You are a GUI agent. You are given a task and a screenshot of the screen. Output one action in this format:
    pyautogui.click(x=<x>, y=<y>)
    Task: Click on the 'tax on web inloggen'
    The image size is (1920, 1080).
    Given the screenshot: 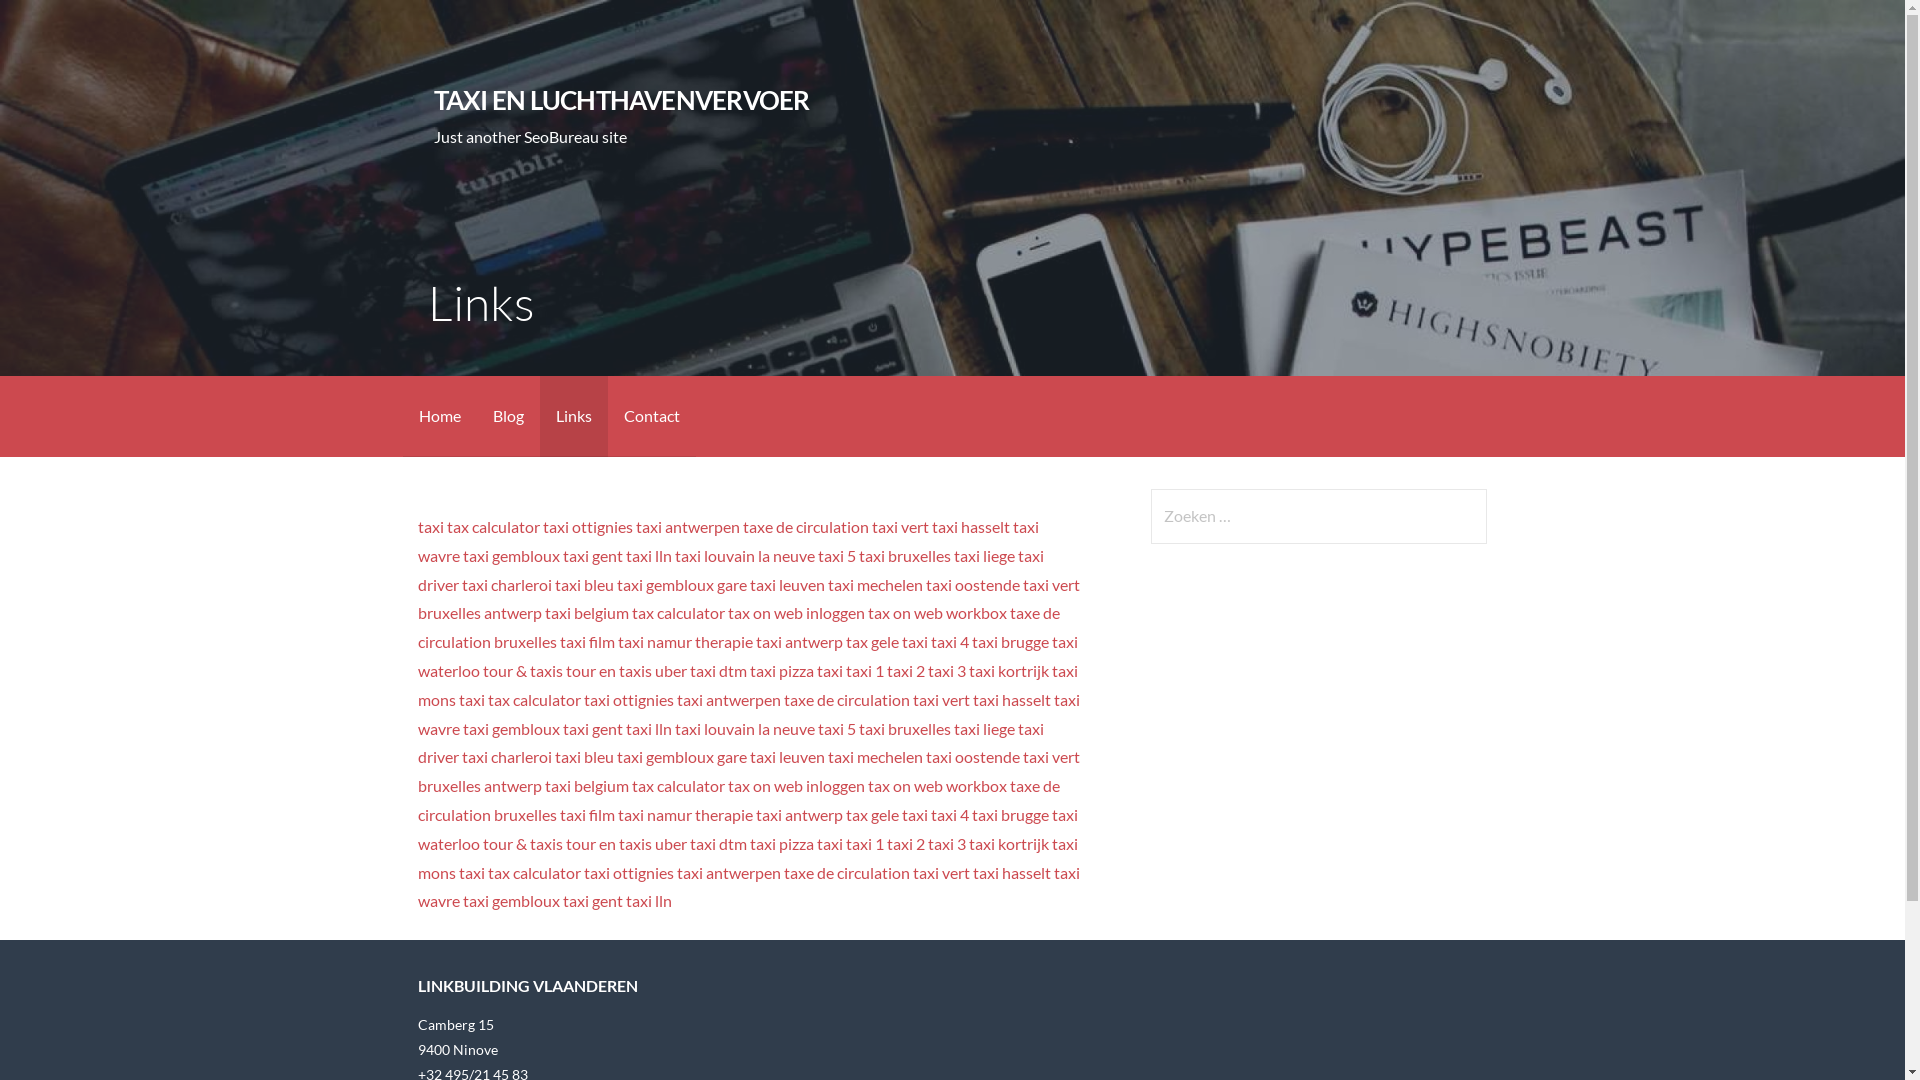 What is the action you would take?
    pyautogui.click(x=795, y=611)
    